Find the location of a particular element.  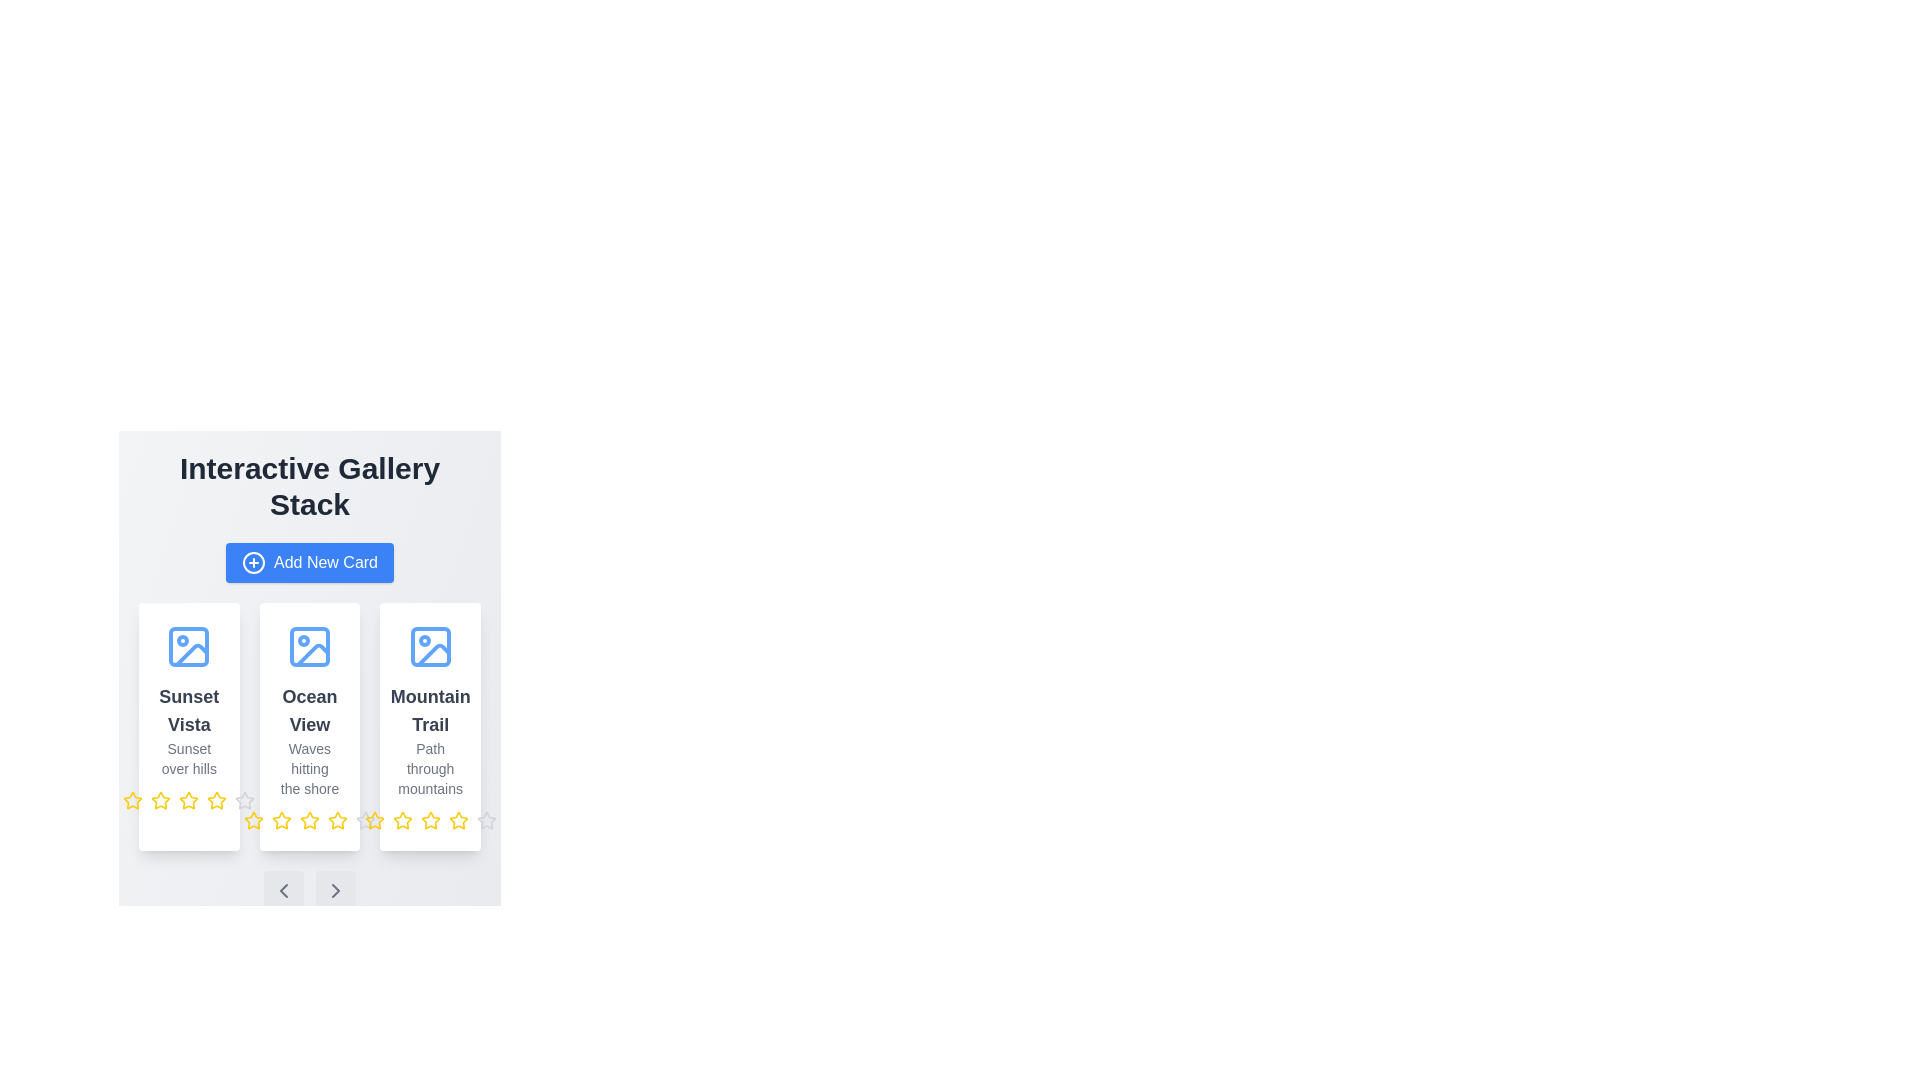

the icon representing the 'Ocean View' card in the interactive gallery stack, which is centrally located above the text label is located at coordinates (308, 647).